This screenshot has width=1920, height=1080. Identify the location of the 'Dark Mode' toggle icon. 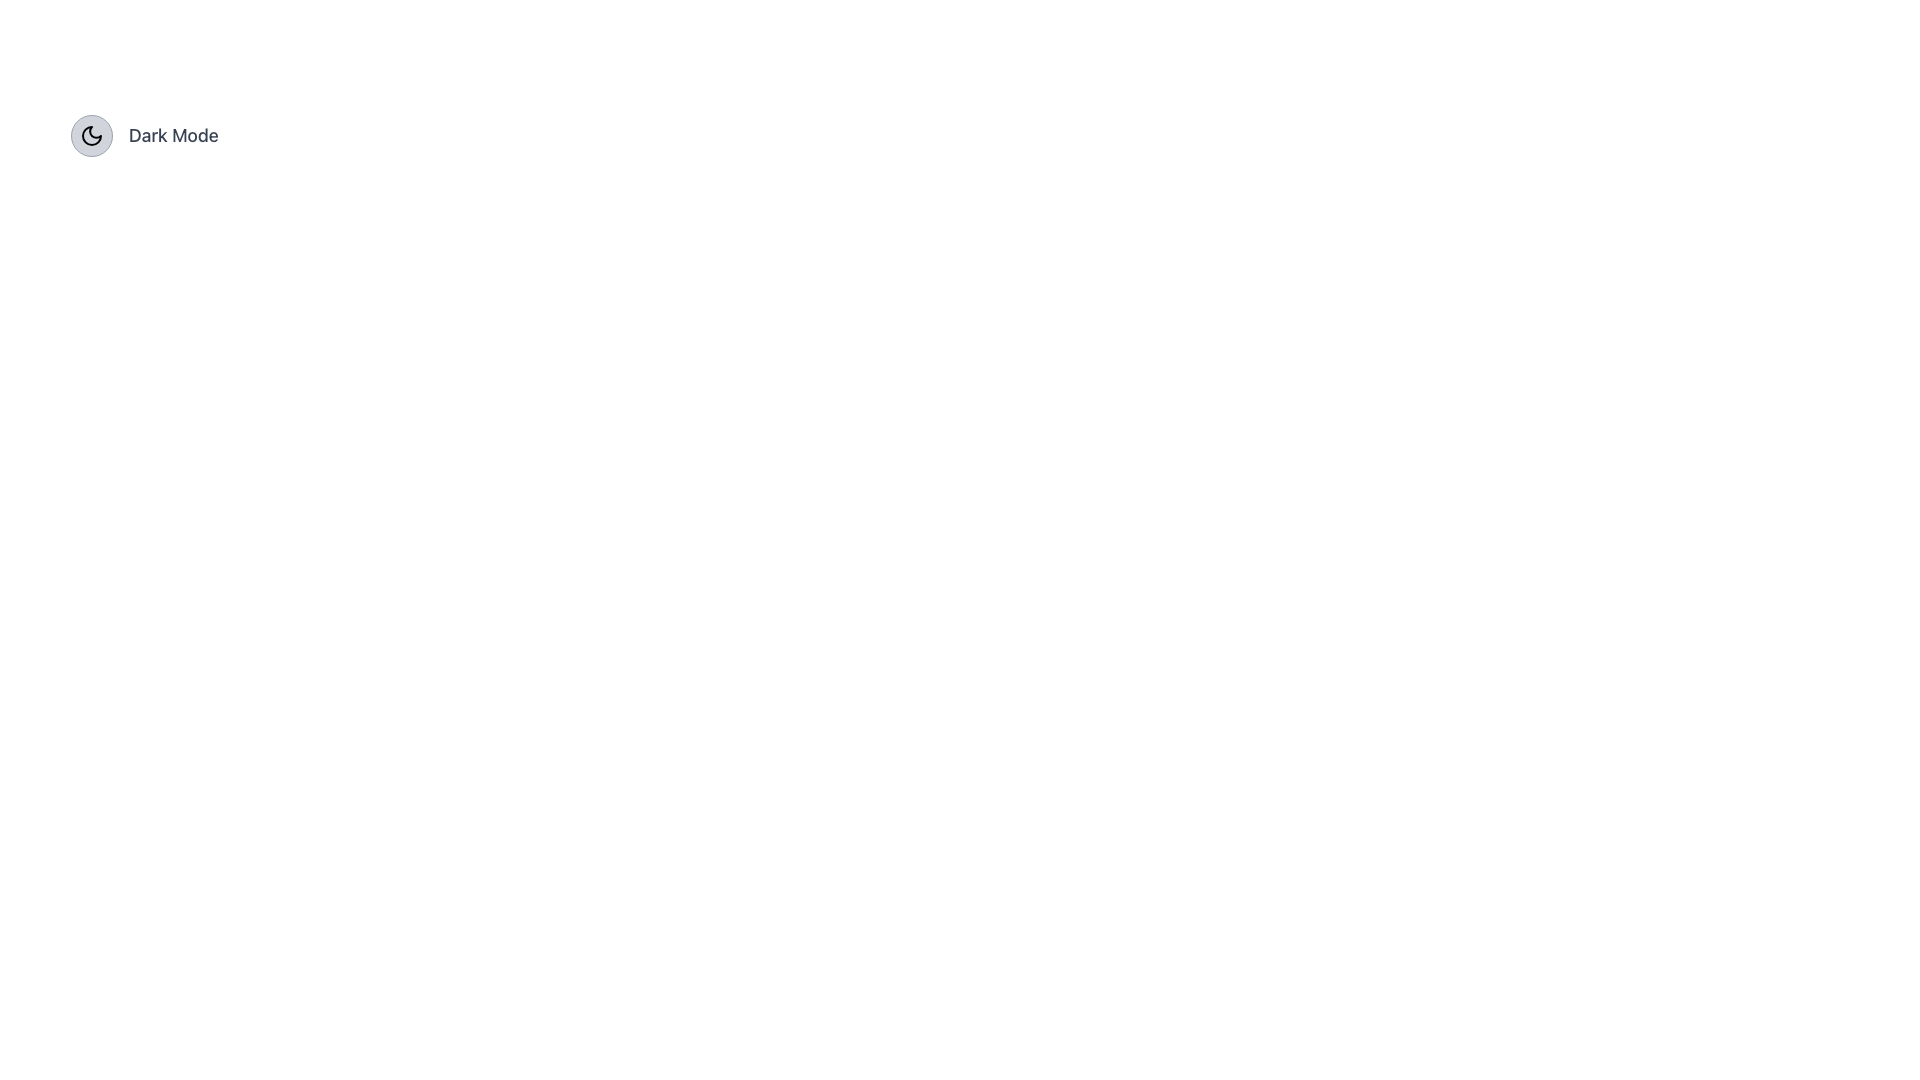
(90, 135).